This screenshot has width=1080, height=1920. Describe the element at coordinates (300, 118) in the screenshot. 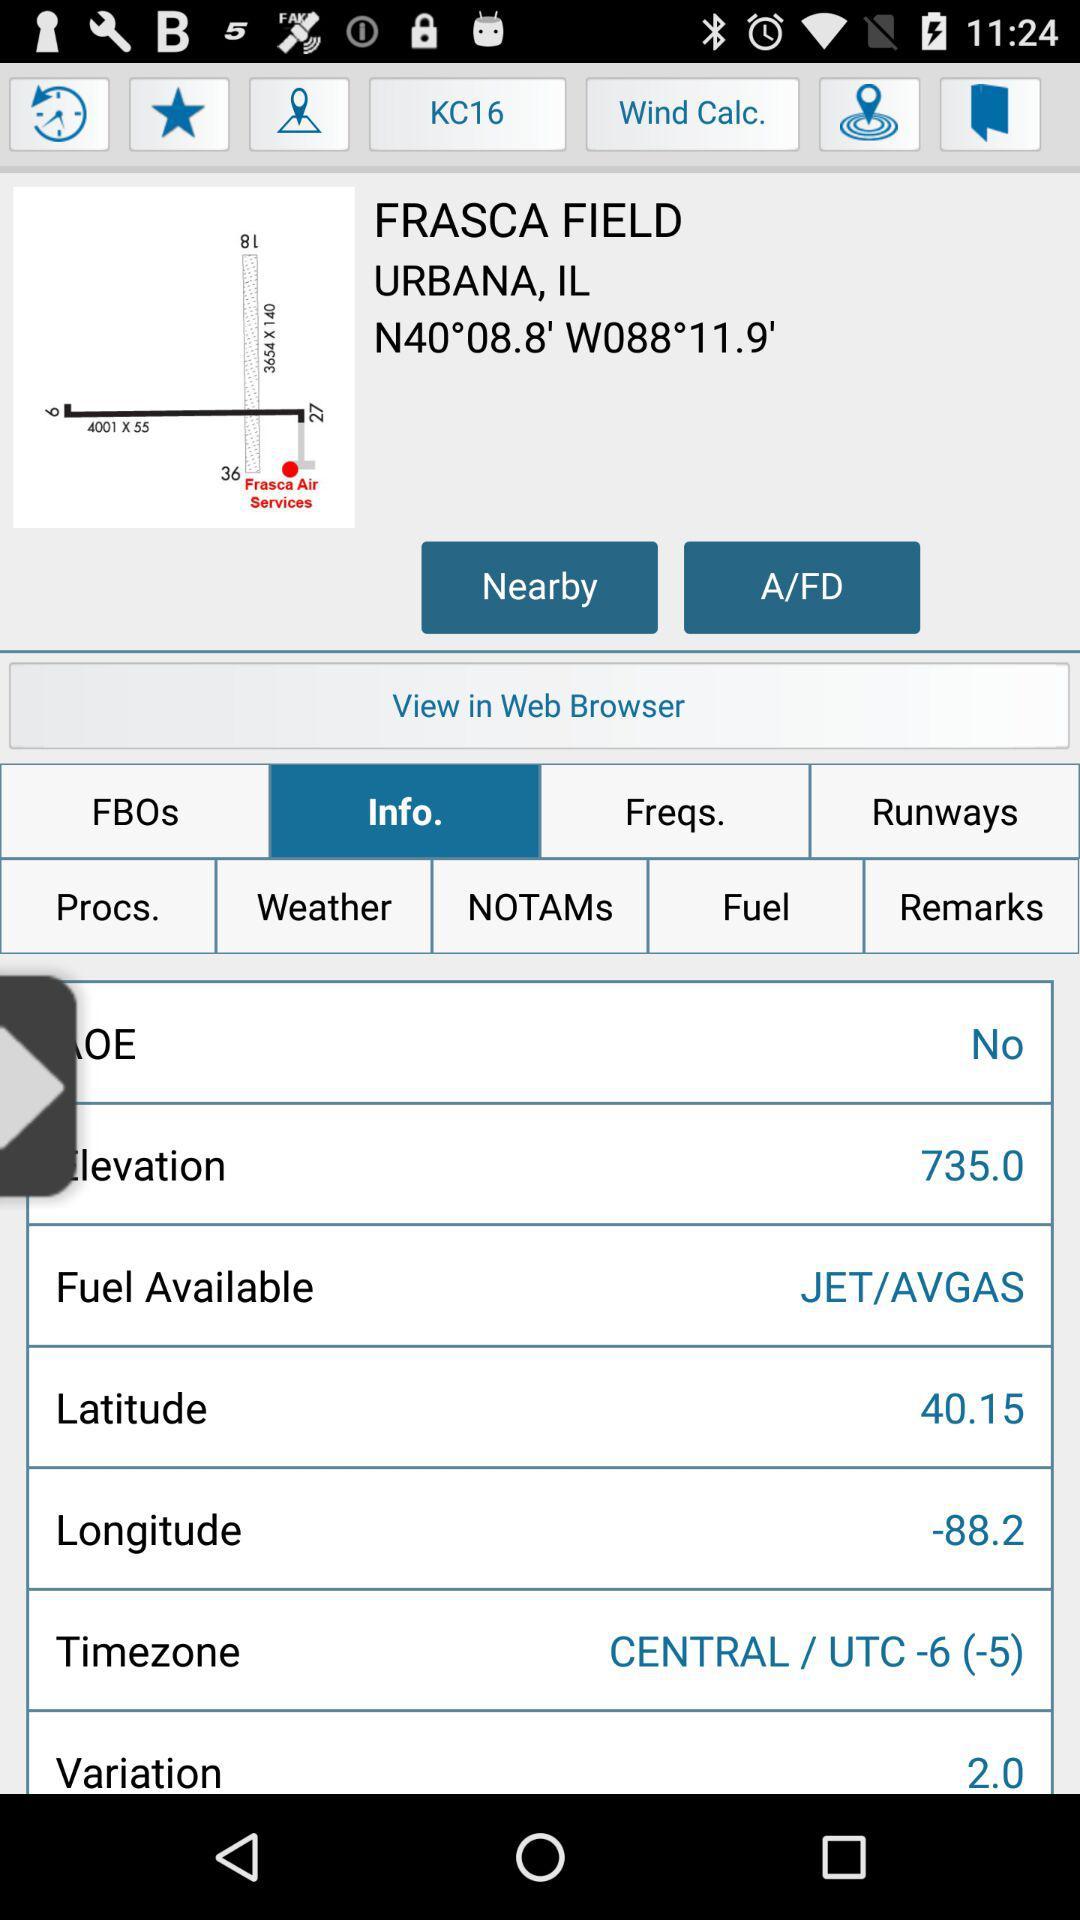

I see `my location` at that location.